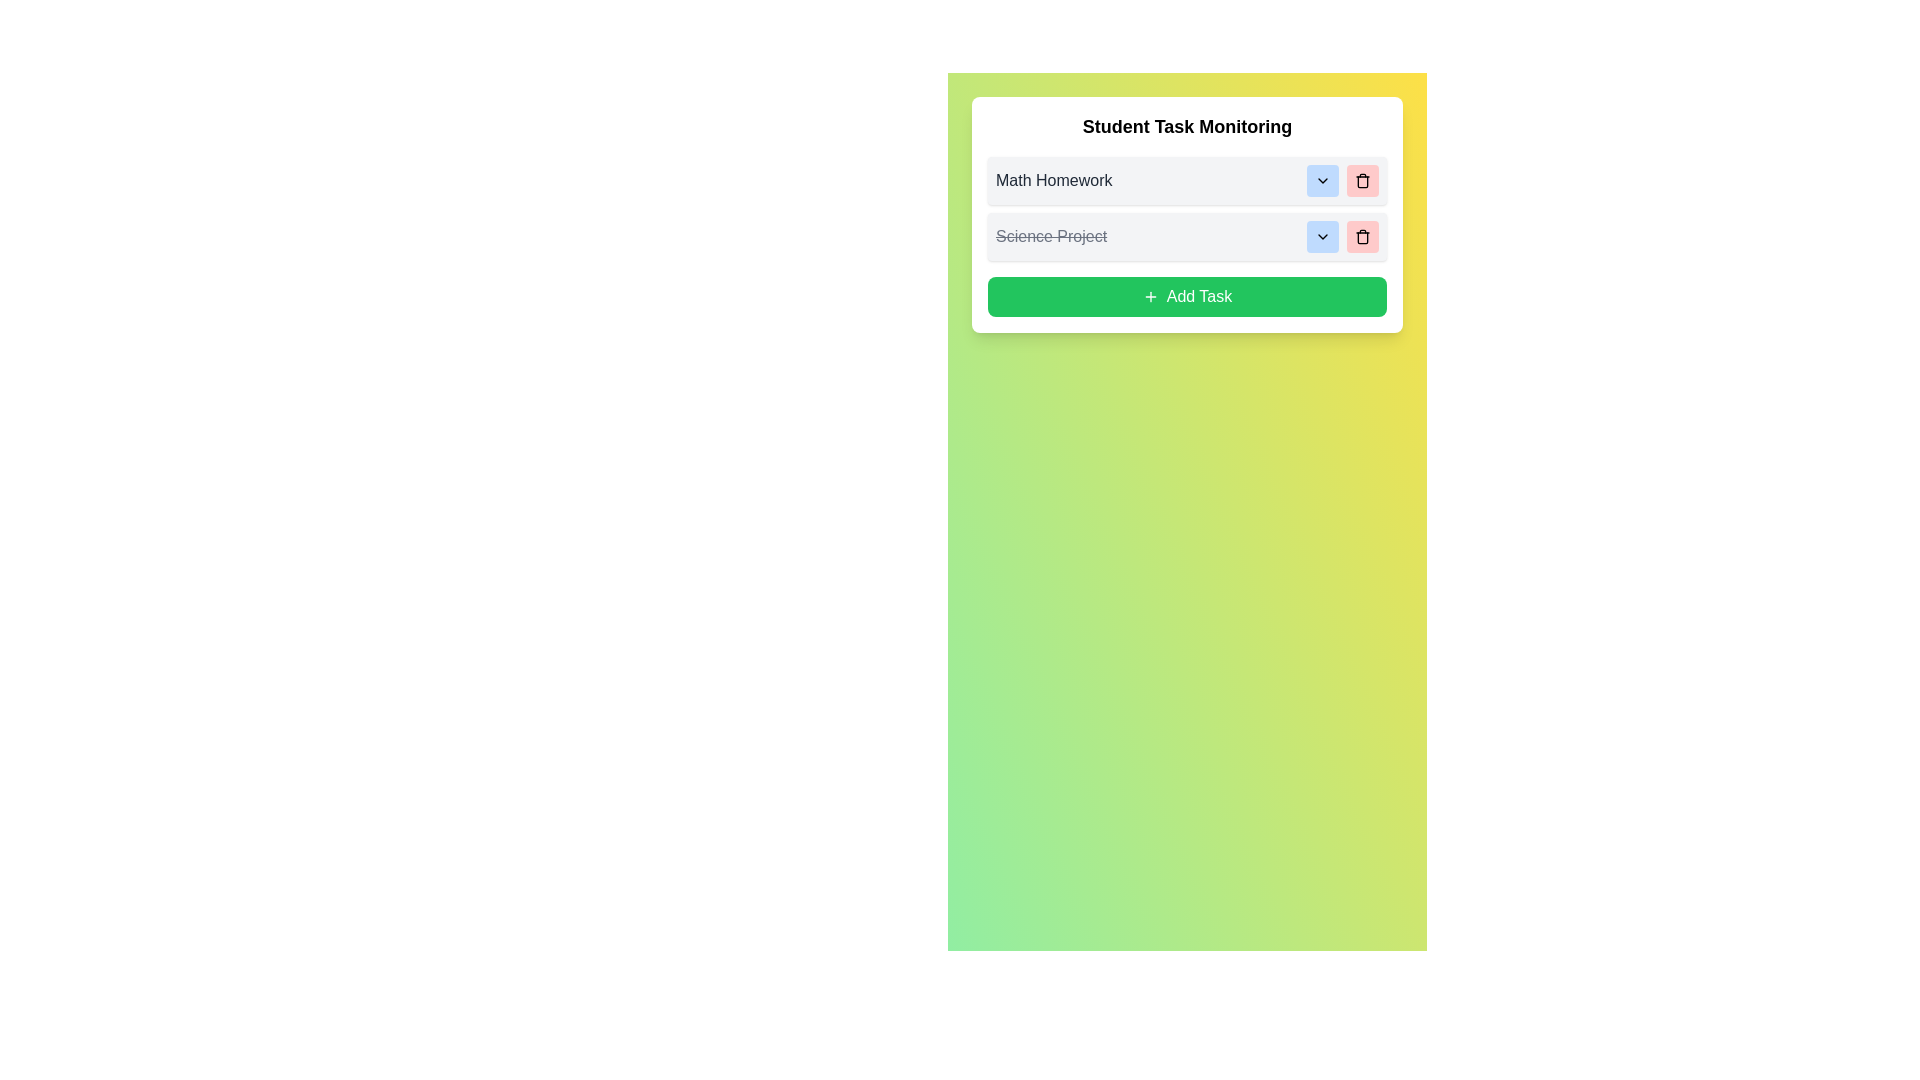 Image resolution: width=1920 pixels, height=1080 pixels. What do you see at coordinates (1199, 297) in the screenshot?
I see `text label within the green button at the bottom of the 'Student Task Monitoring' panel, which indicates the functionality to add a new task` at bounding box center [1199, 297].